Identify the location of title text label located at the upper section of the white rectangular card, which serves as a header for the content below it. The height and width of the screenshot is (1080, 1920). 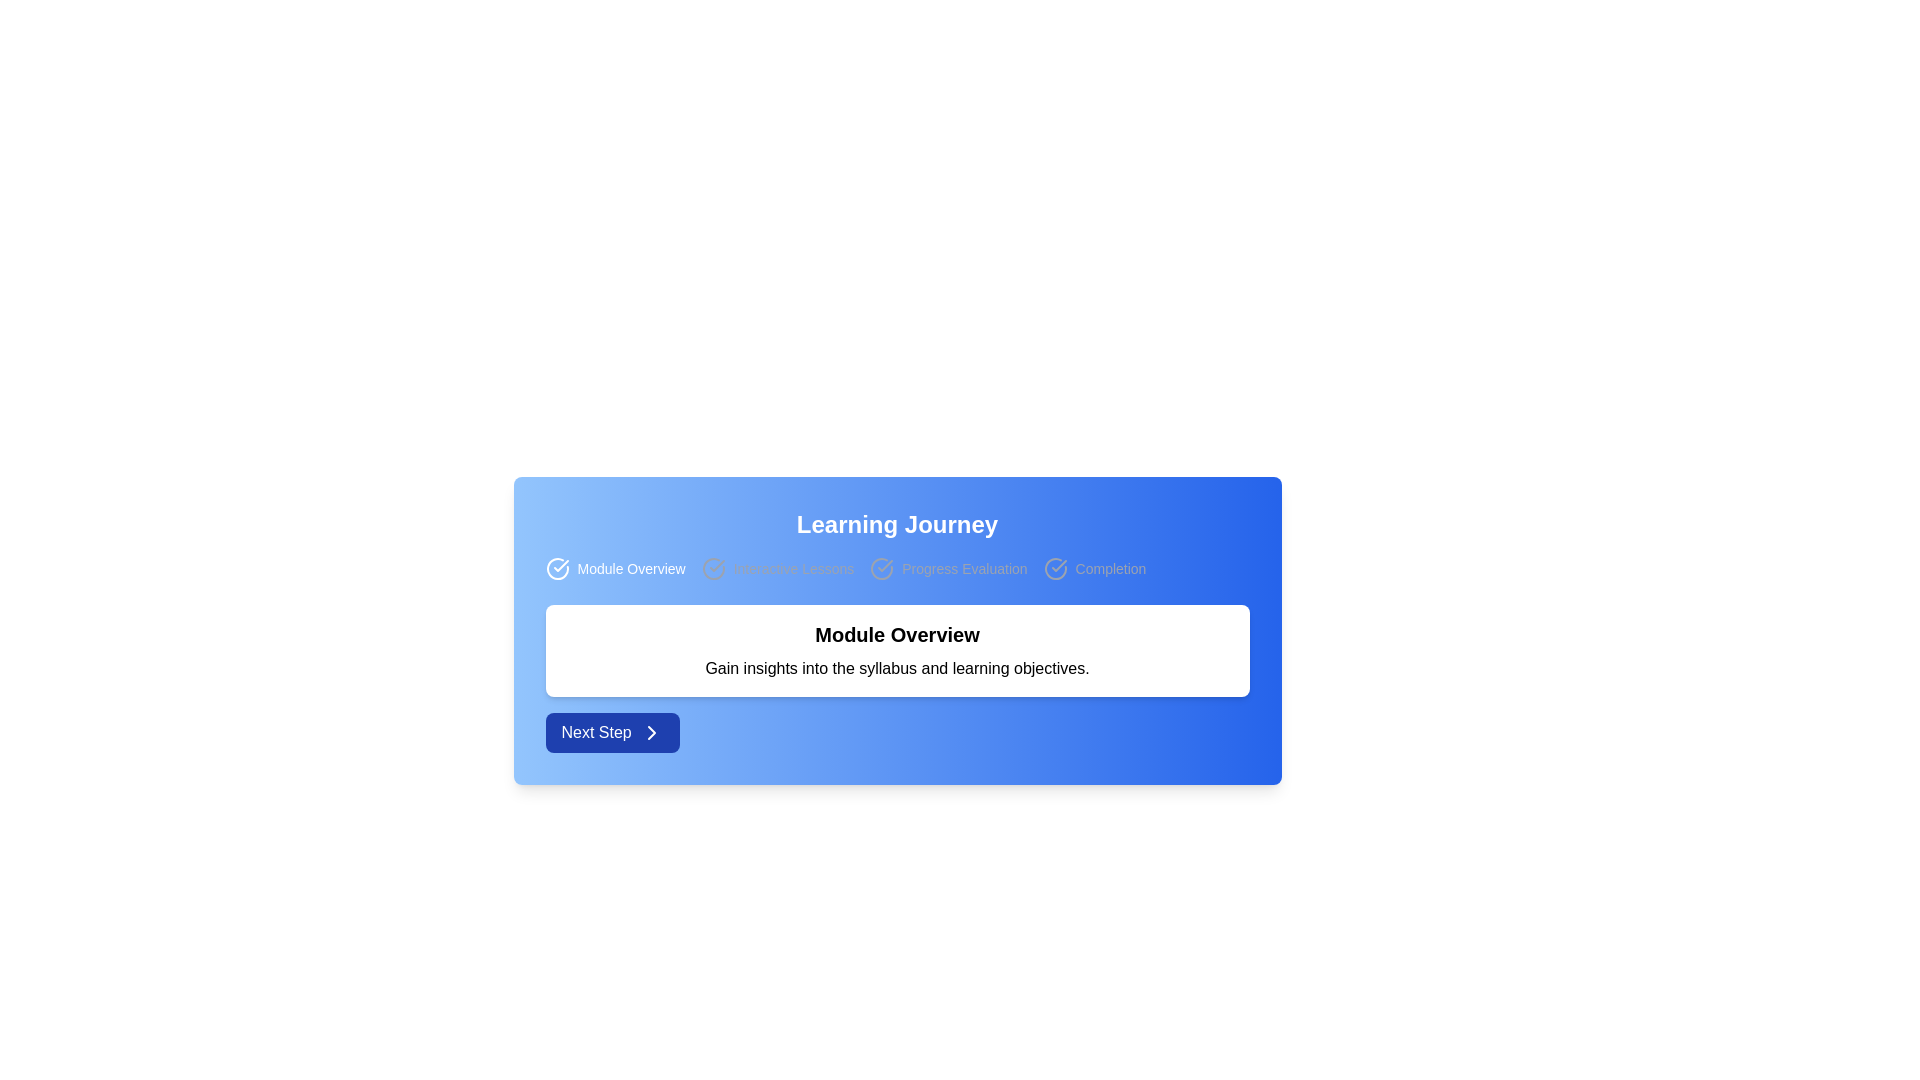
(896, 635).